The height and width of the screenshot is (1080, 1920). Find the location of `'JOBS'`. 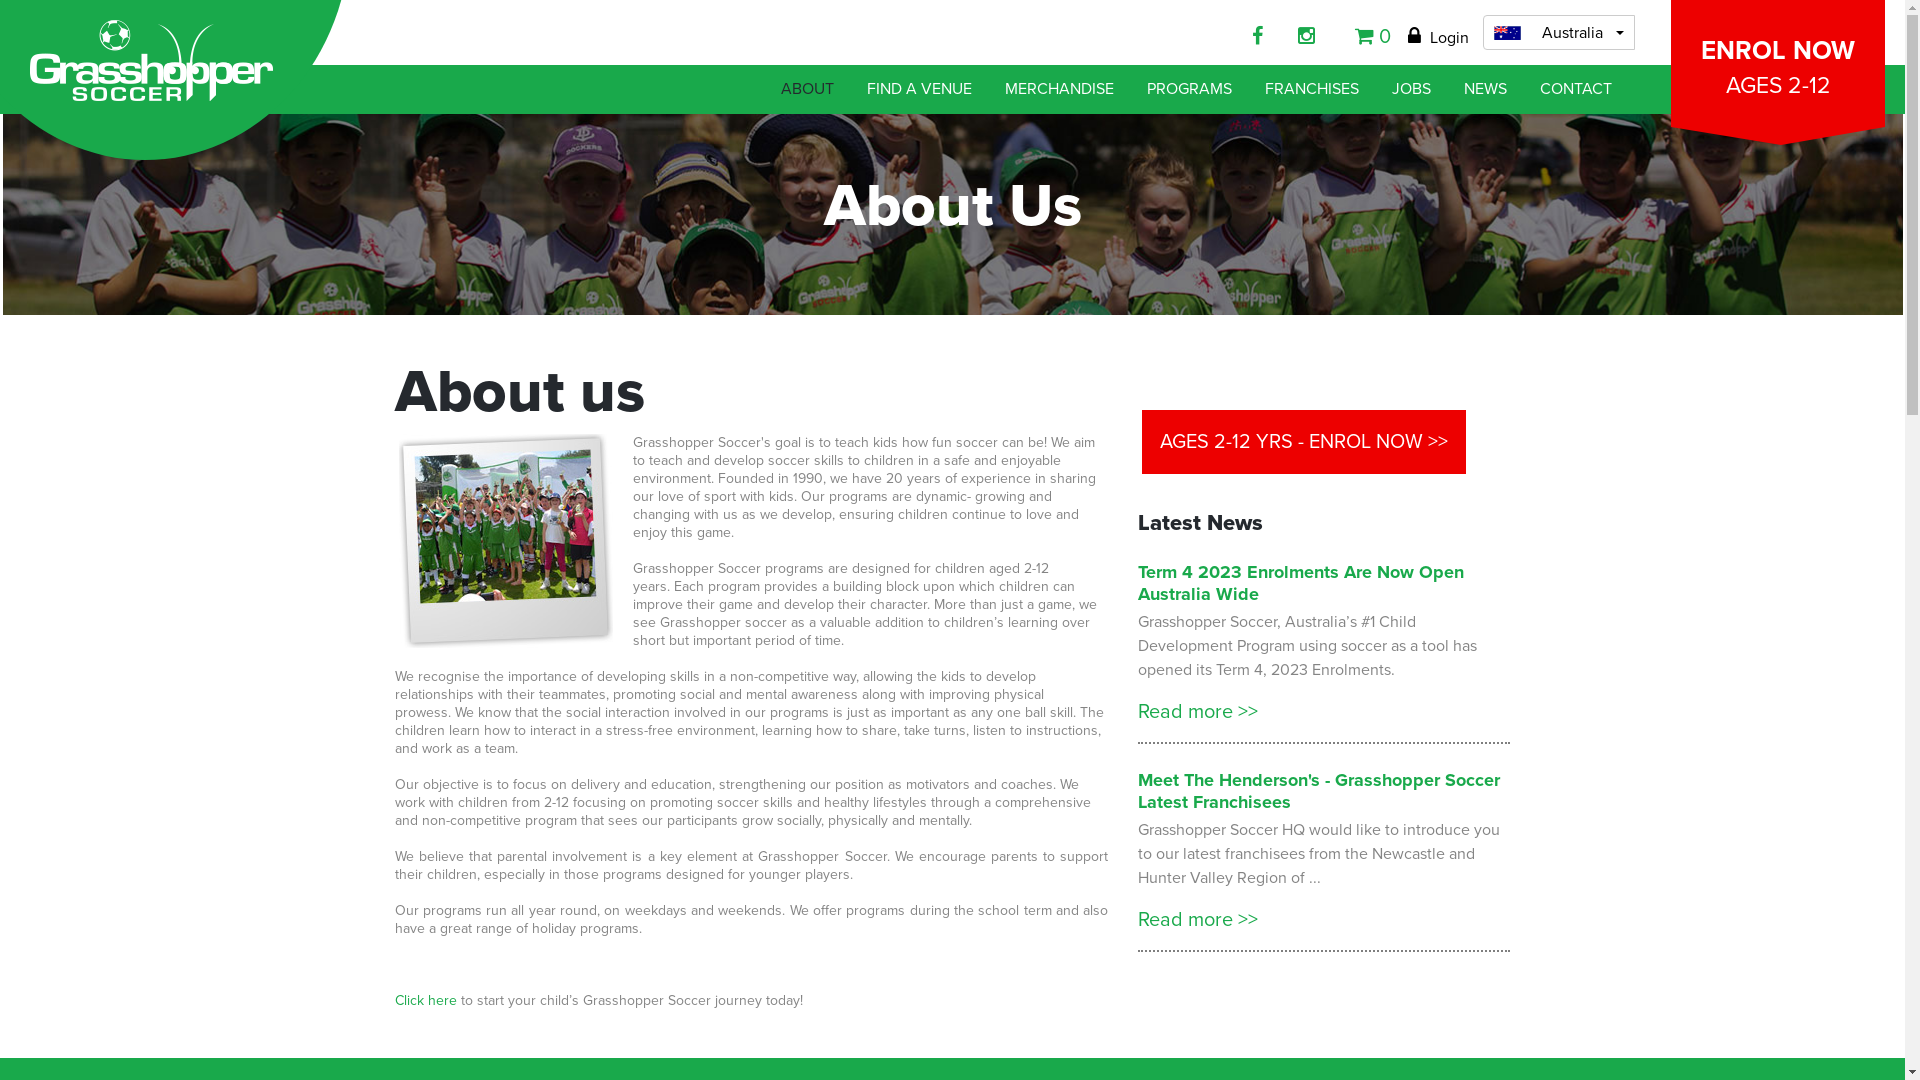

'JOBS' is located at coordinates (1410, 88).